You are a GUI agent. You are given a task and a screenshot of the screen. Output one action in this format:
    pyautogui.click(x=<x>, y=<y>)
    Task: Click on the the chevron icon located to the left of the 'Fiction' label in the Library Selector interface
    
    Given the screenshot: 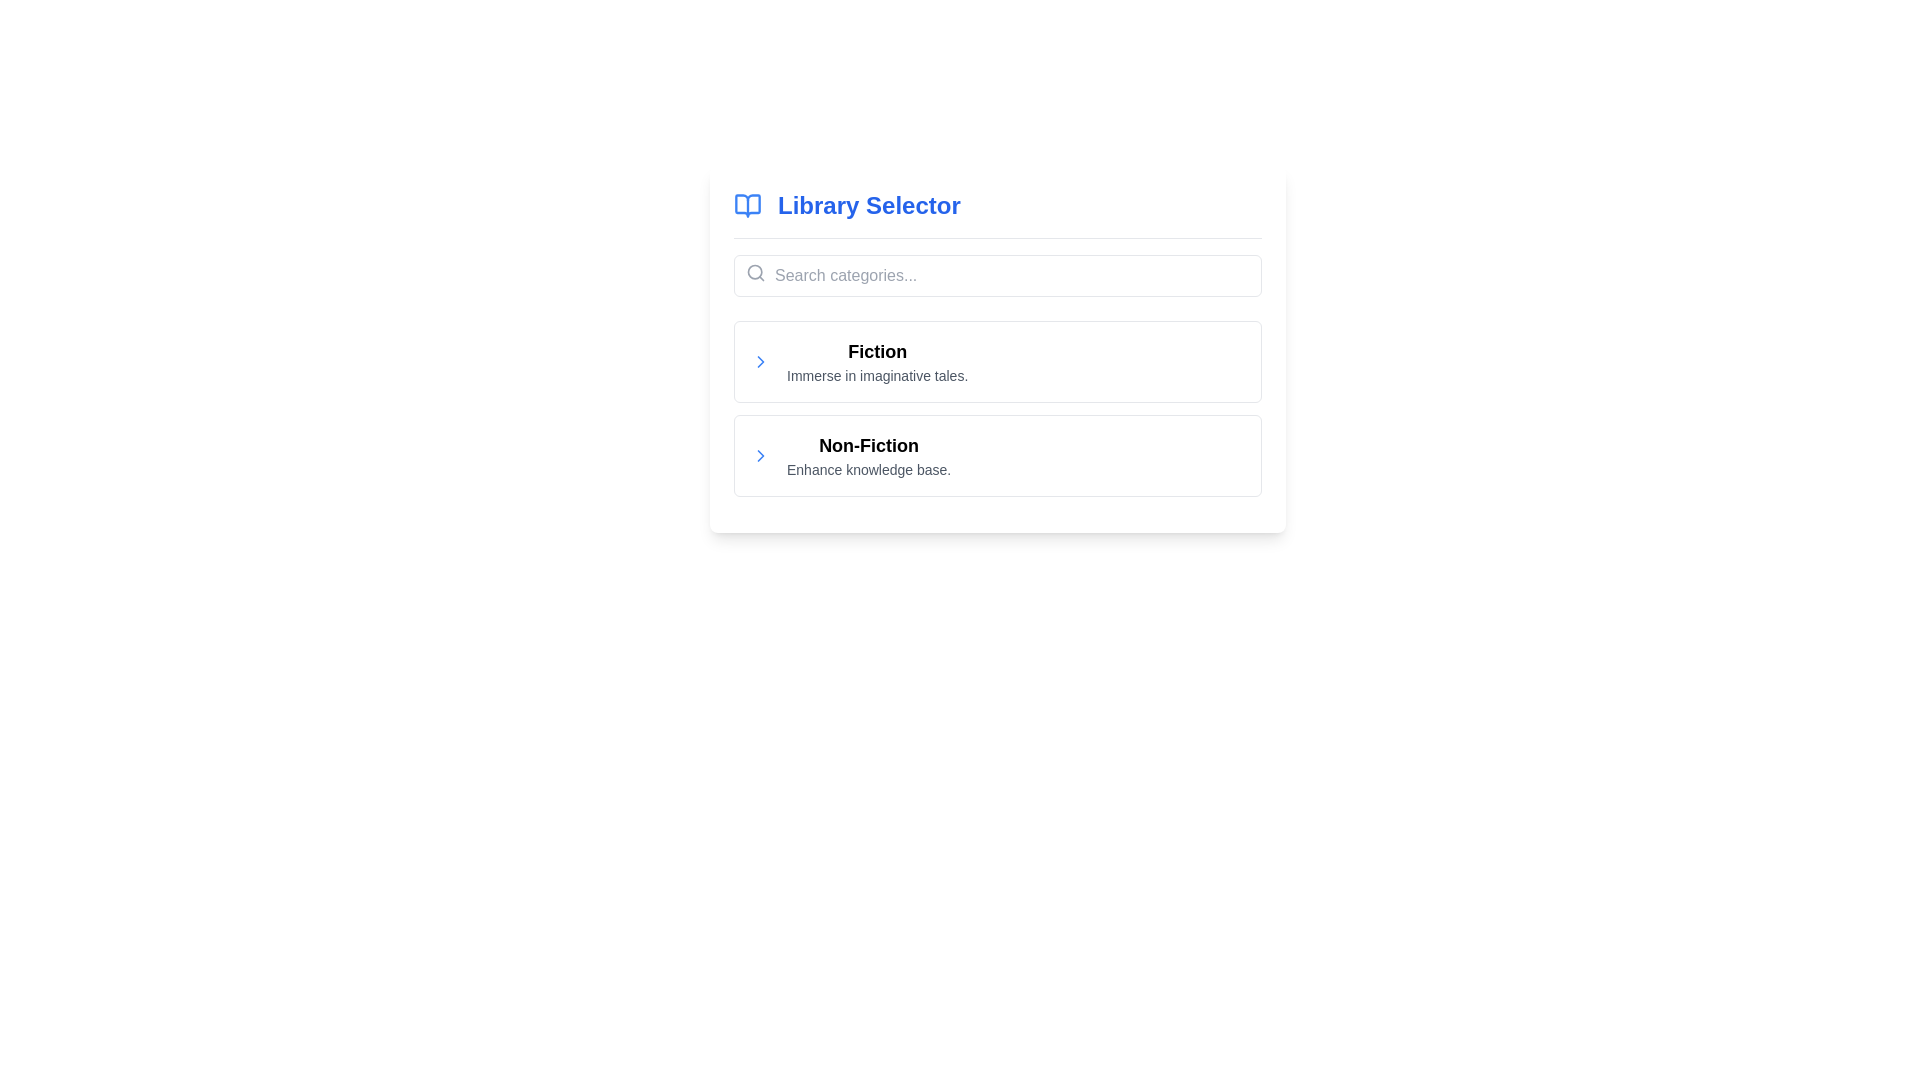 What is the action you would take?
    pyautogui.click(x=760, y=362)
    